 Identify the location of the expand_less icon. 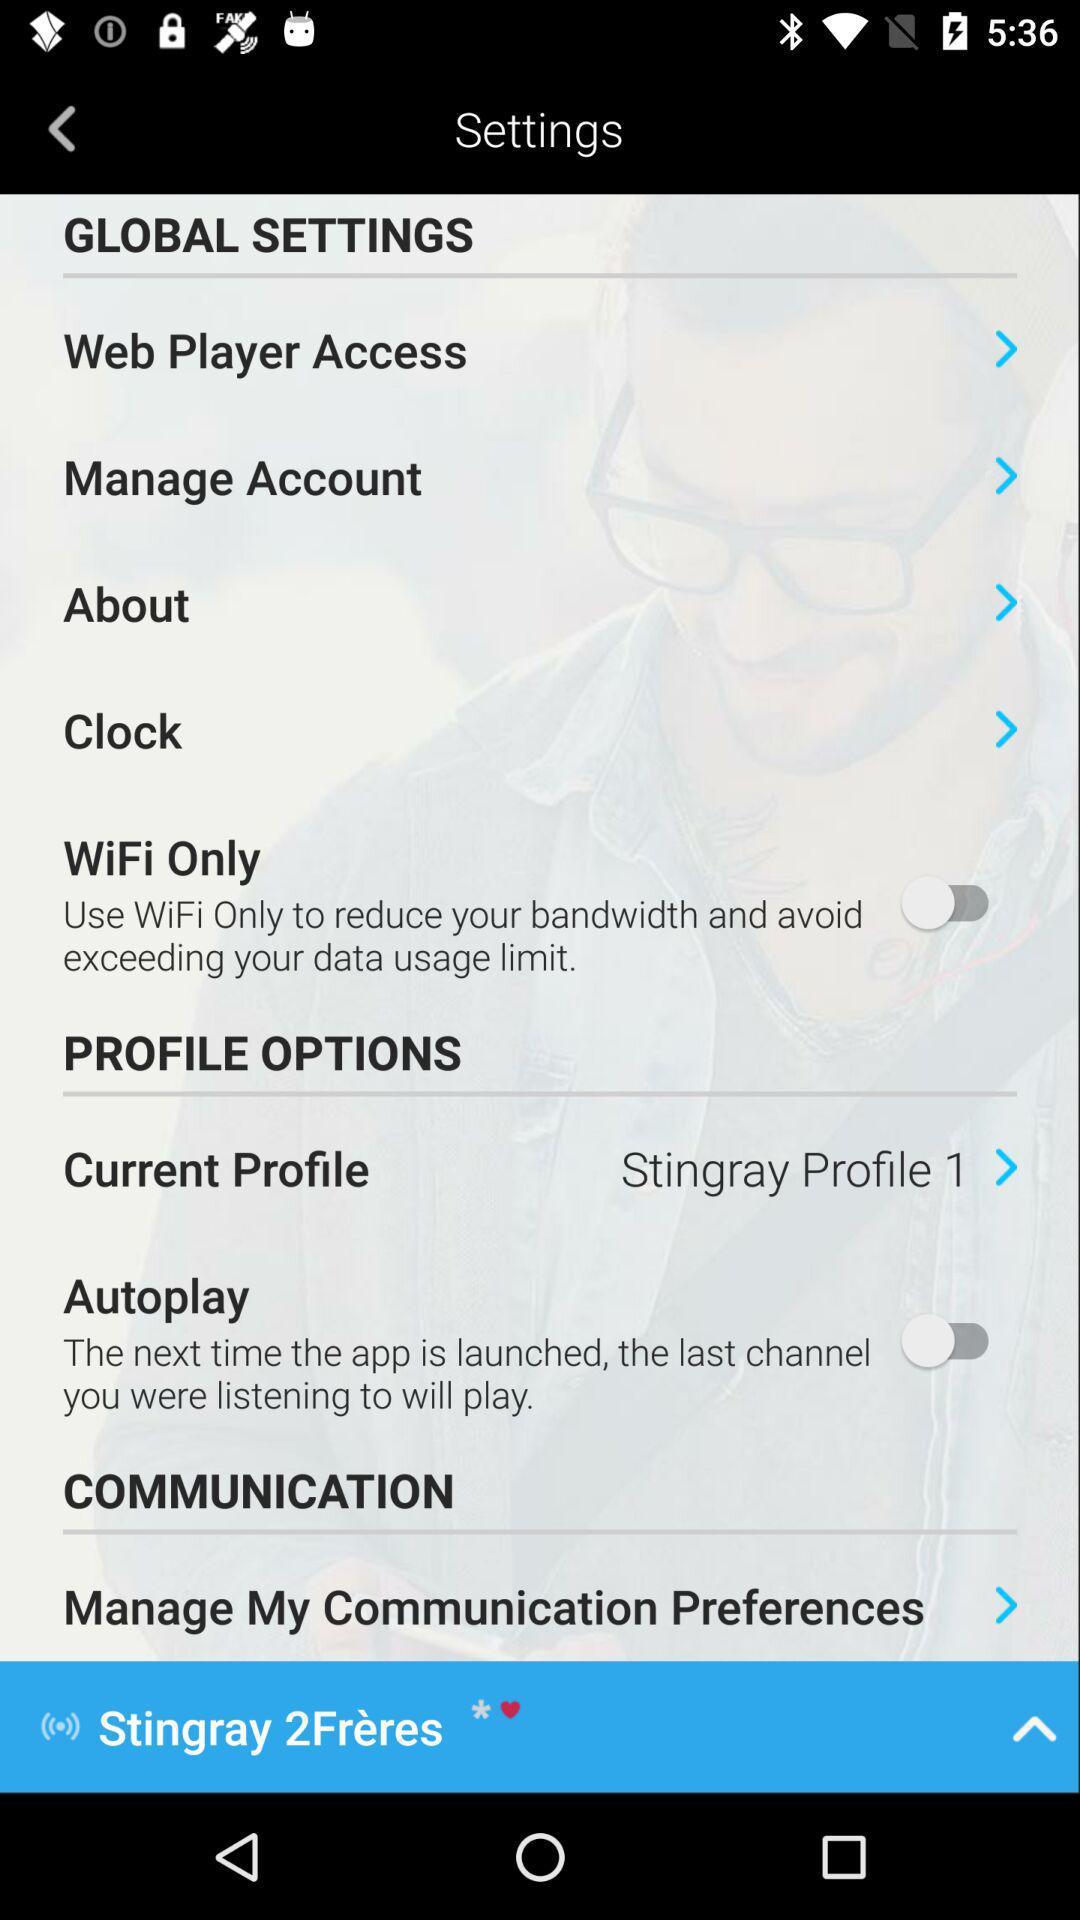
(1034, 1725).